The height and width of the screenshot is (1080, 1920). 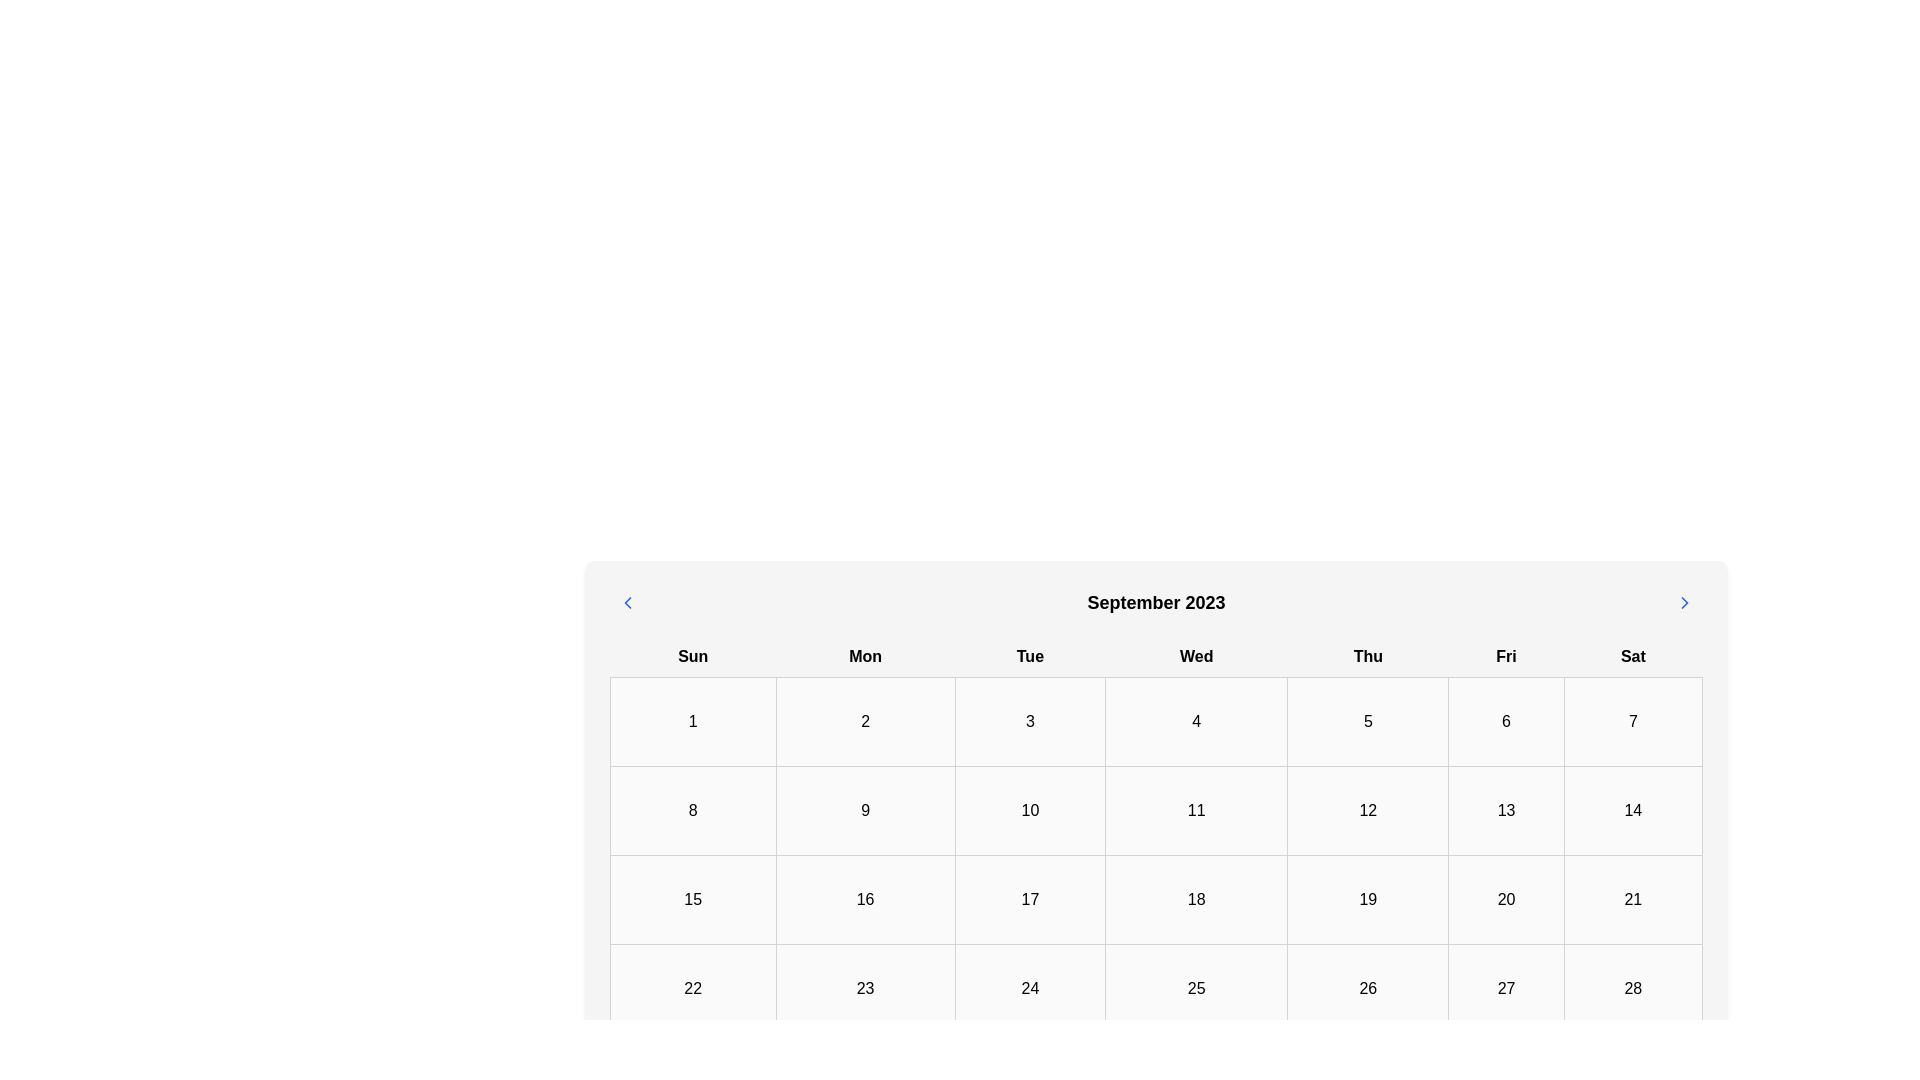 What do you see at coordinates (1633, 657) in the screenshot?
I see `the text label displaying 'Sat' at the end of the sequence of day names in the calendar interface` at bounding box center [1633, 657].